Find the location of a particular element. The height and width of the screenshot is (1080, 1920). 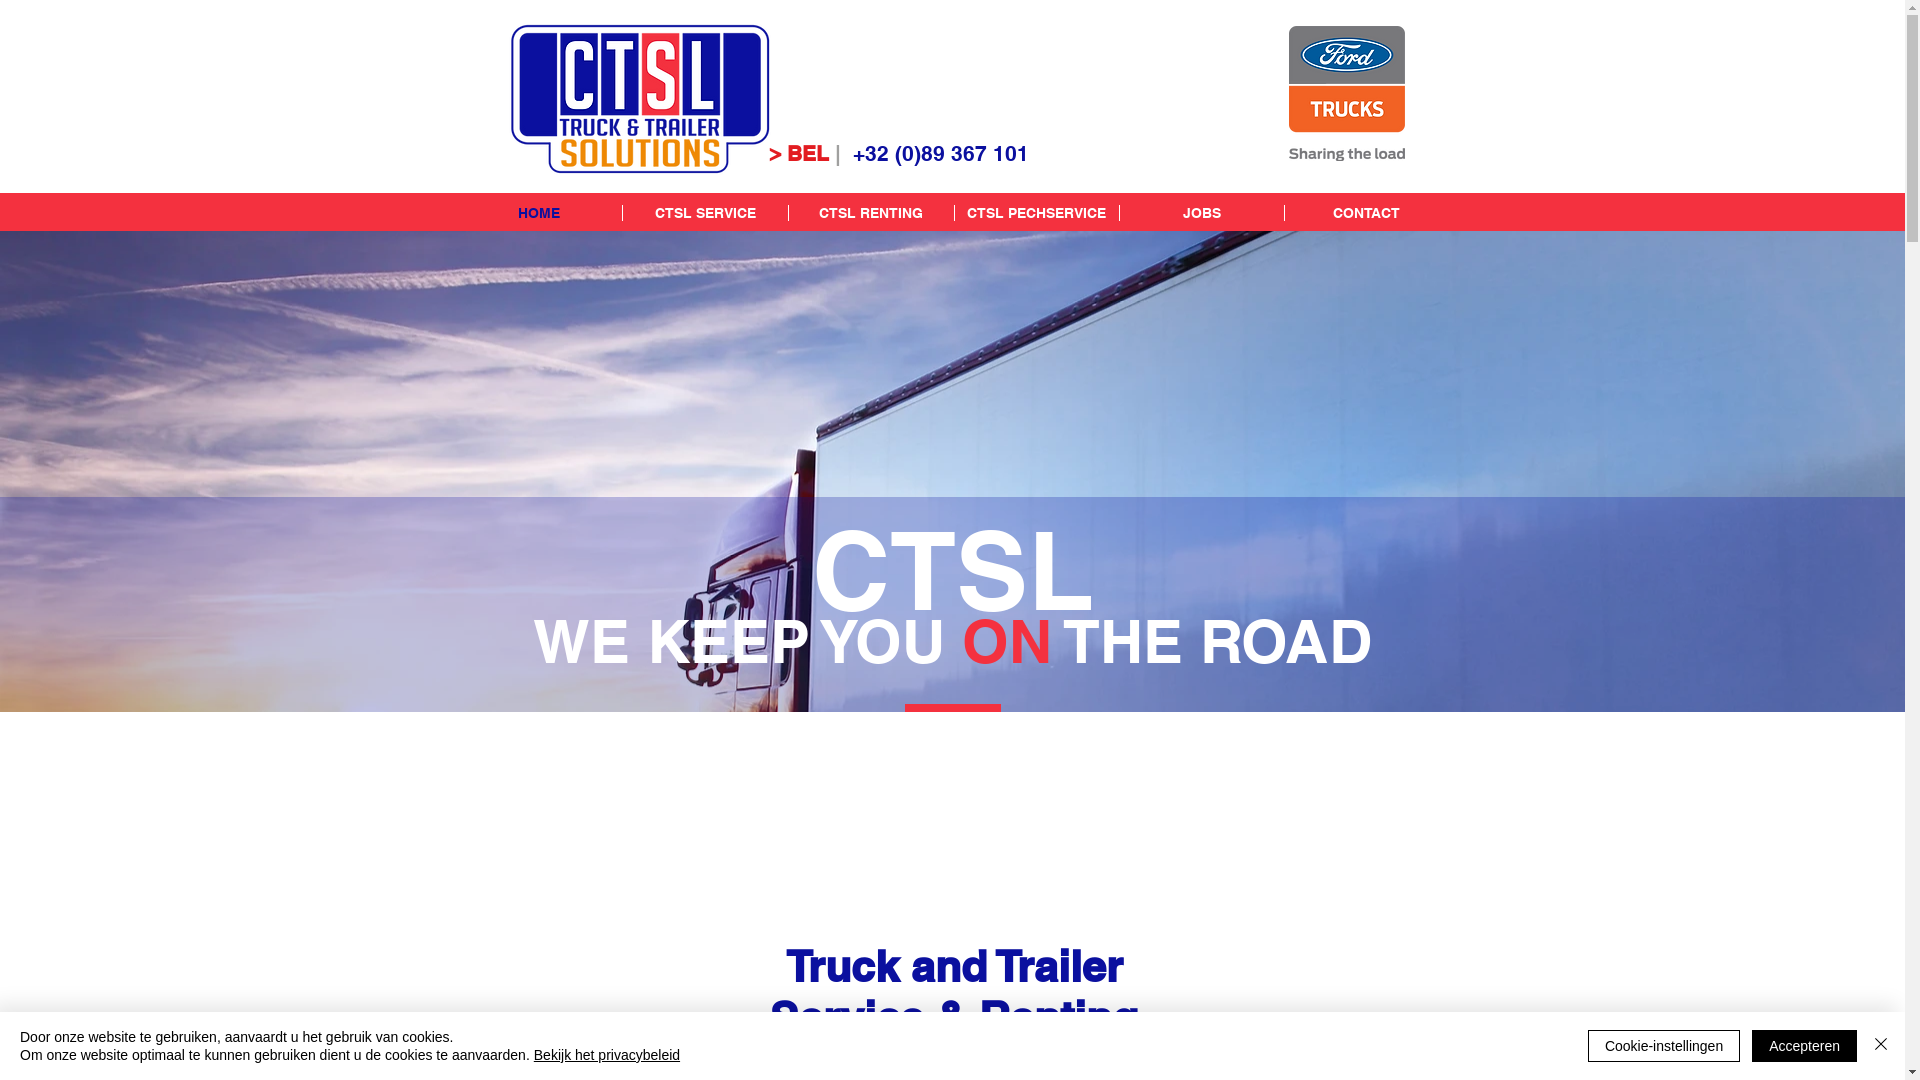

'Bekijk het privacybeleid' is located at coordinates (605, 1054).